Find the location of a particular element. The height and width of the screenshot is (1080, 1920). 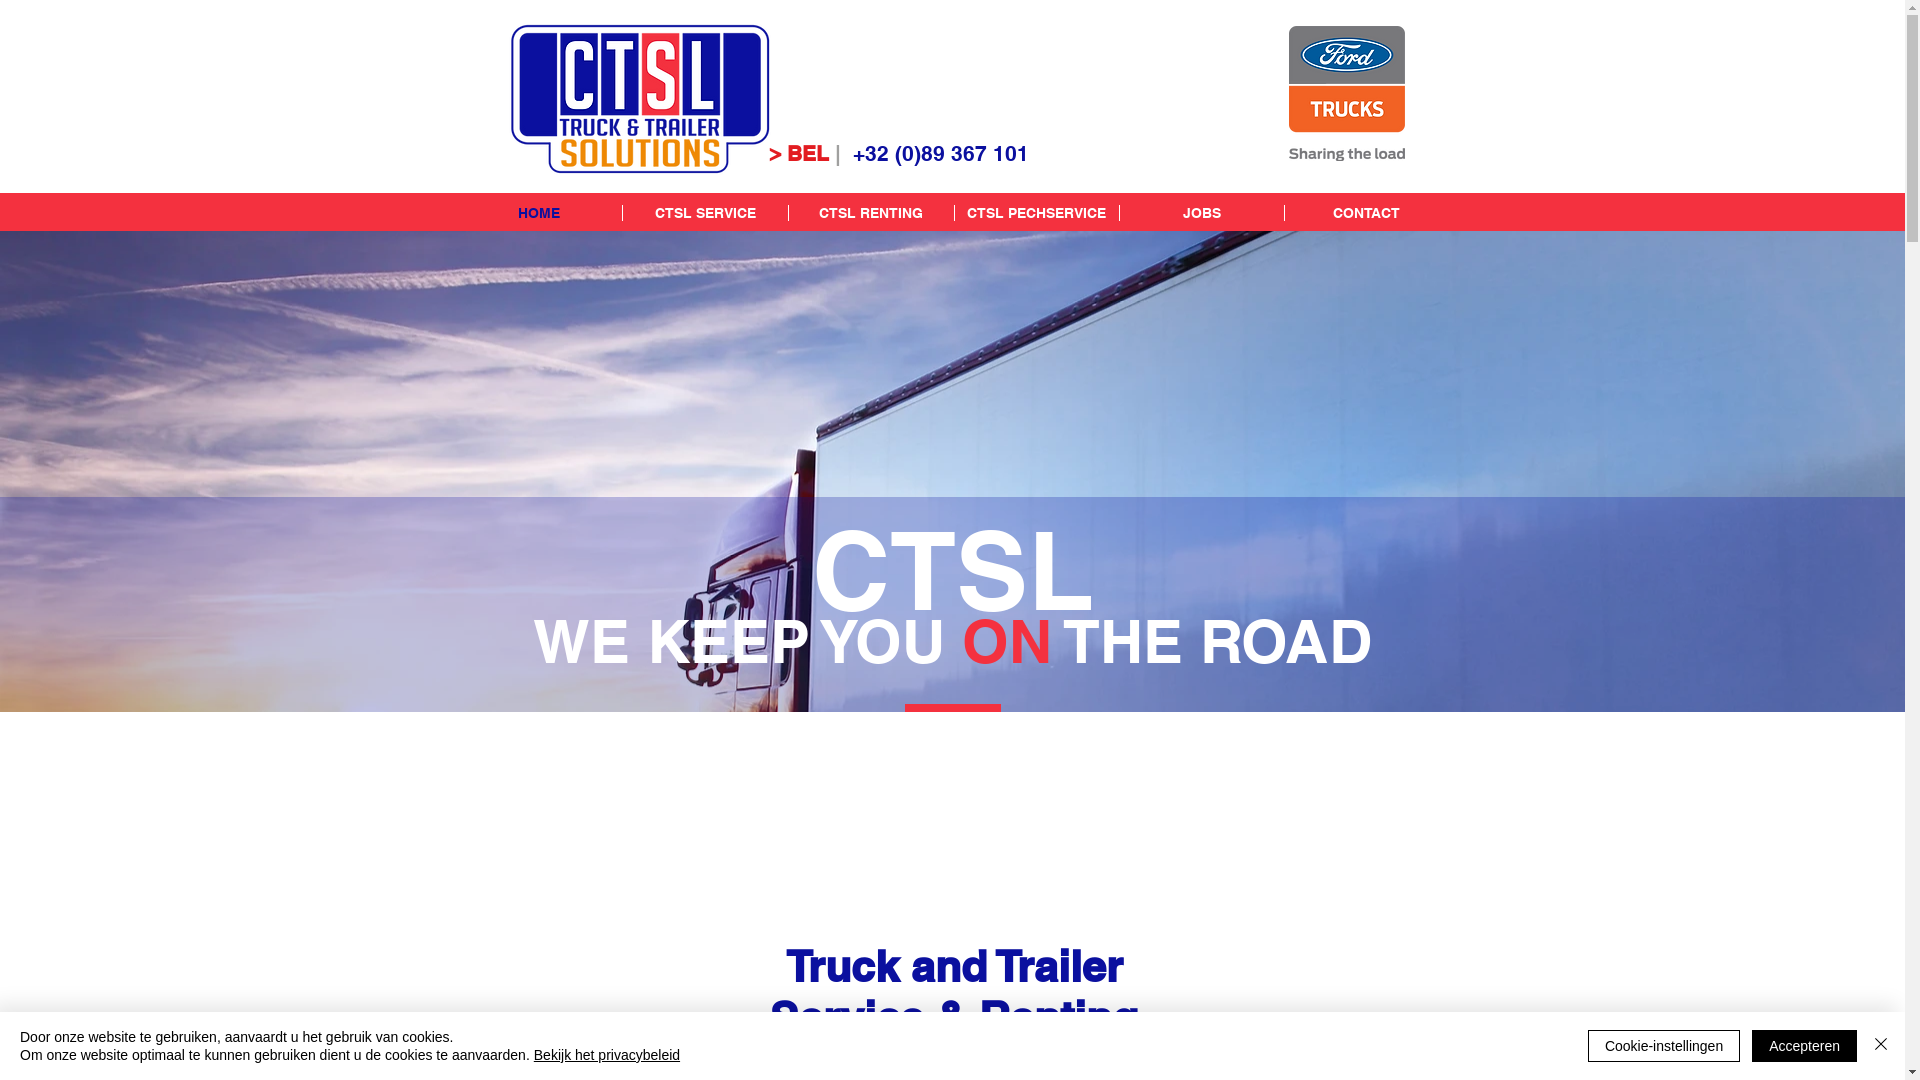

'Bekijk het privacybeleid' is located at coordinates (605, 1054).